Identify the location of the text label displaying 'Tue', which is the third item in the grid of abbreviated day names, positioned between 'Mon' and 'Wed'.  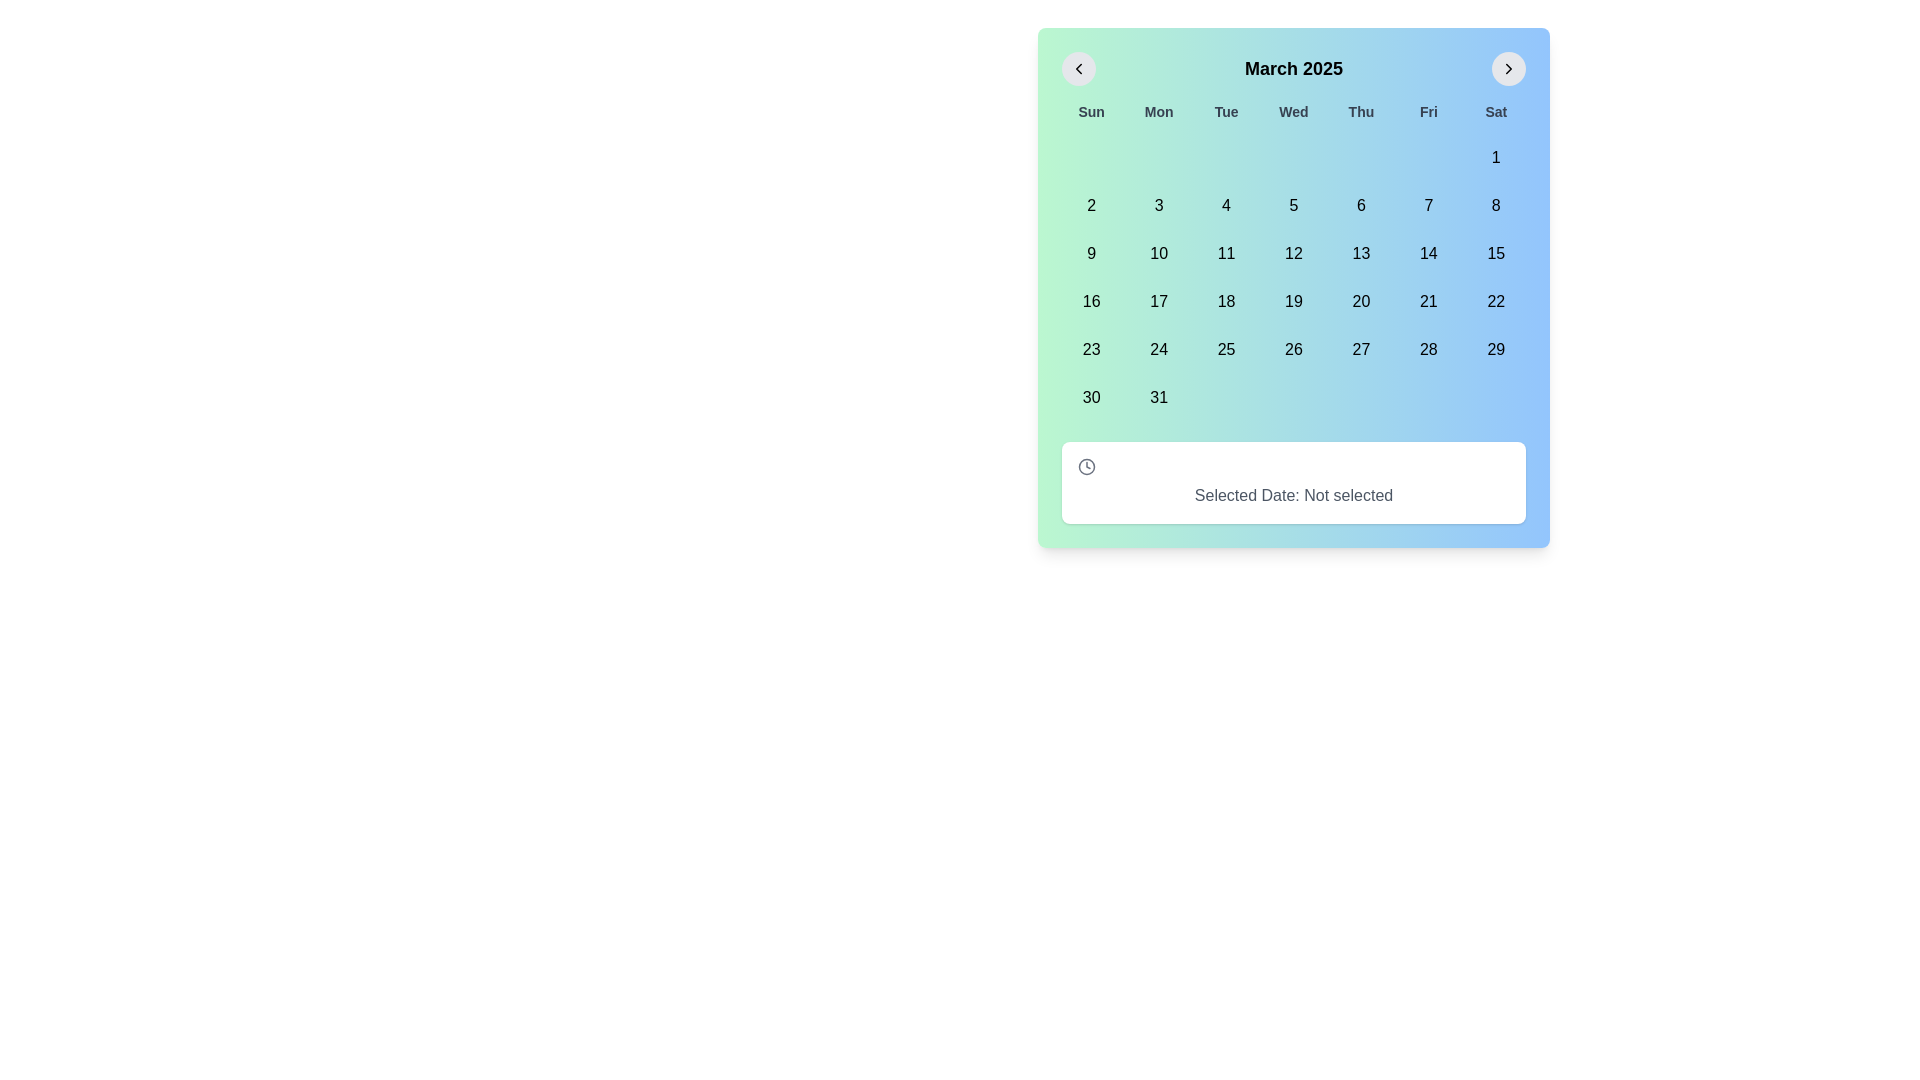
(1225, 111).